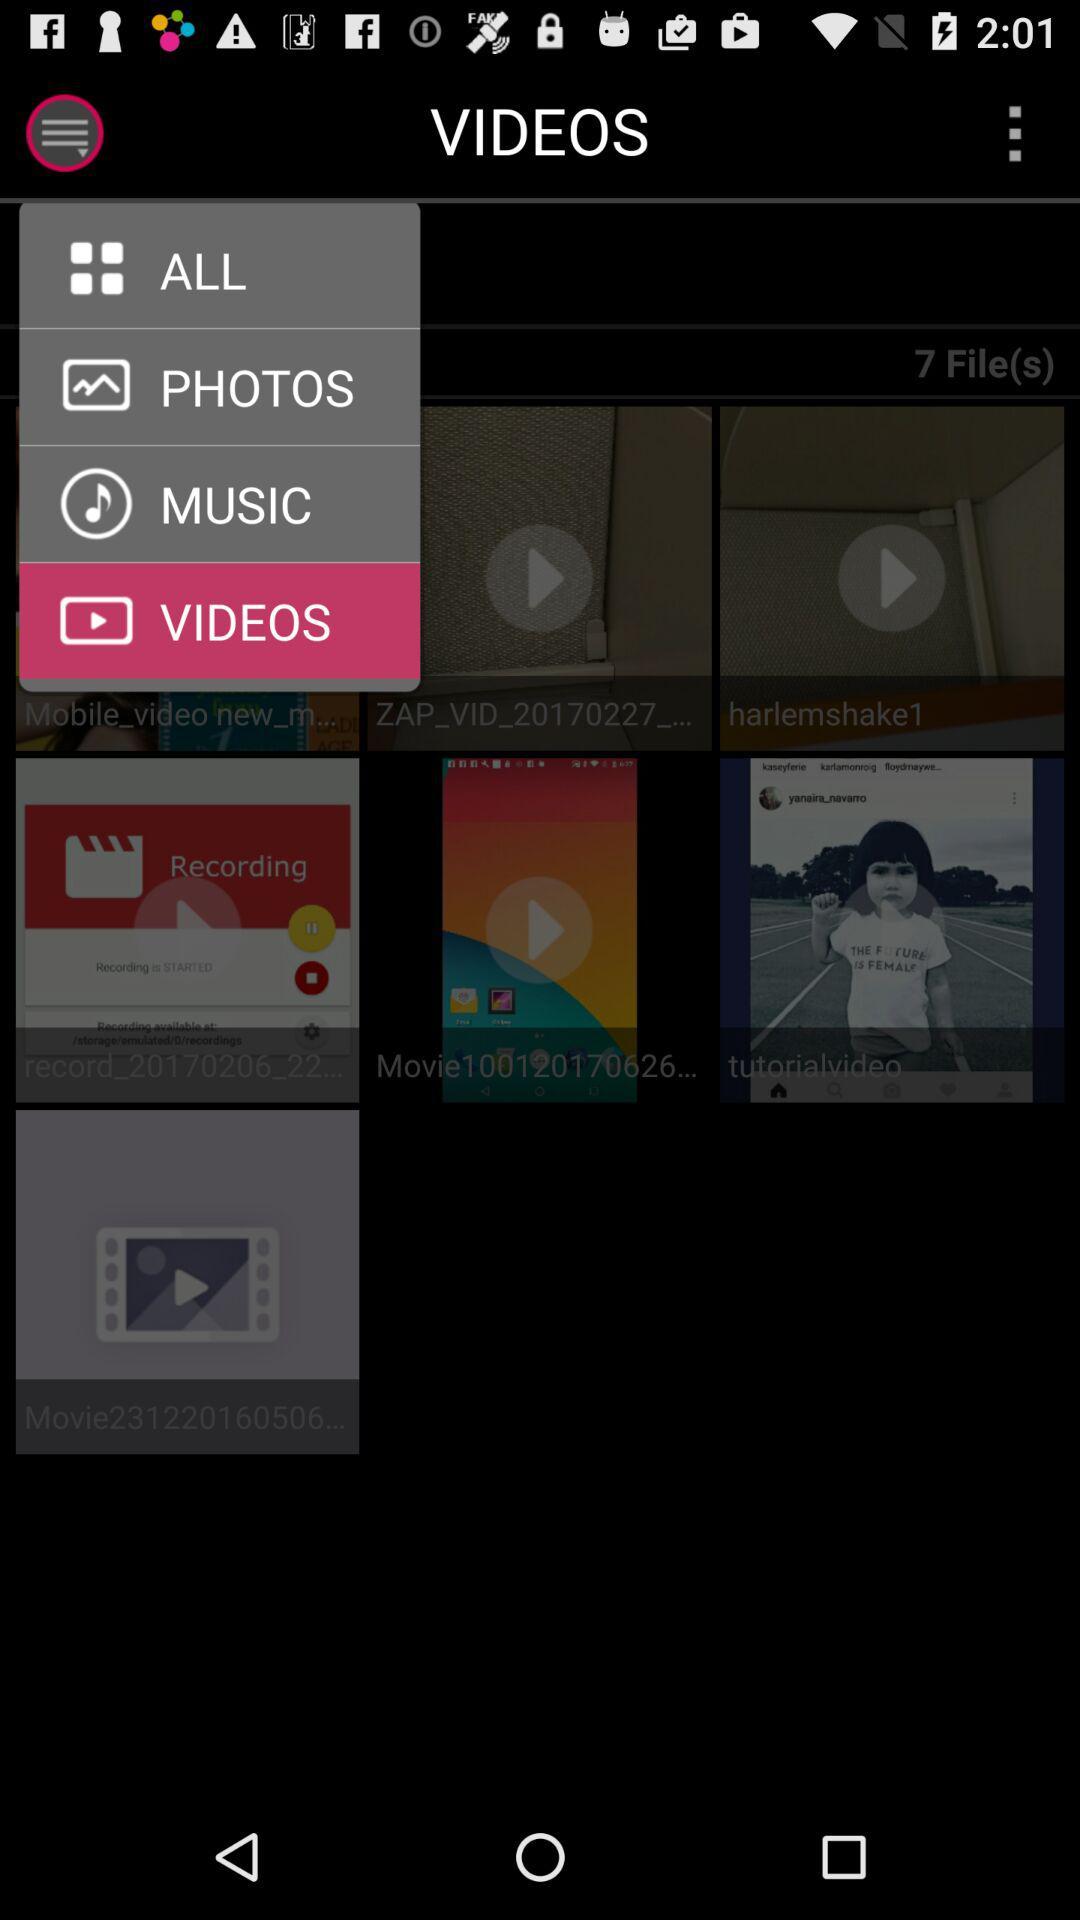 The width and height of the screenshot is (1080, 1920). What do you see at coordinates (85, 265) in the screenshot?
I see `show all` at bounding box center [85, 265].